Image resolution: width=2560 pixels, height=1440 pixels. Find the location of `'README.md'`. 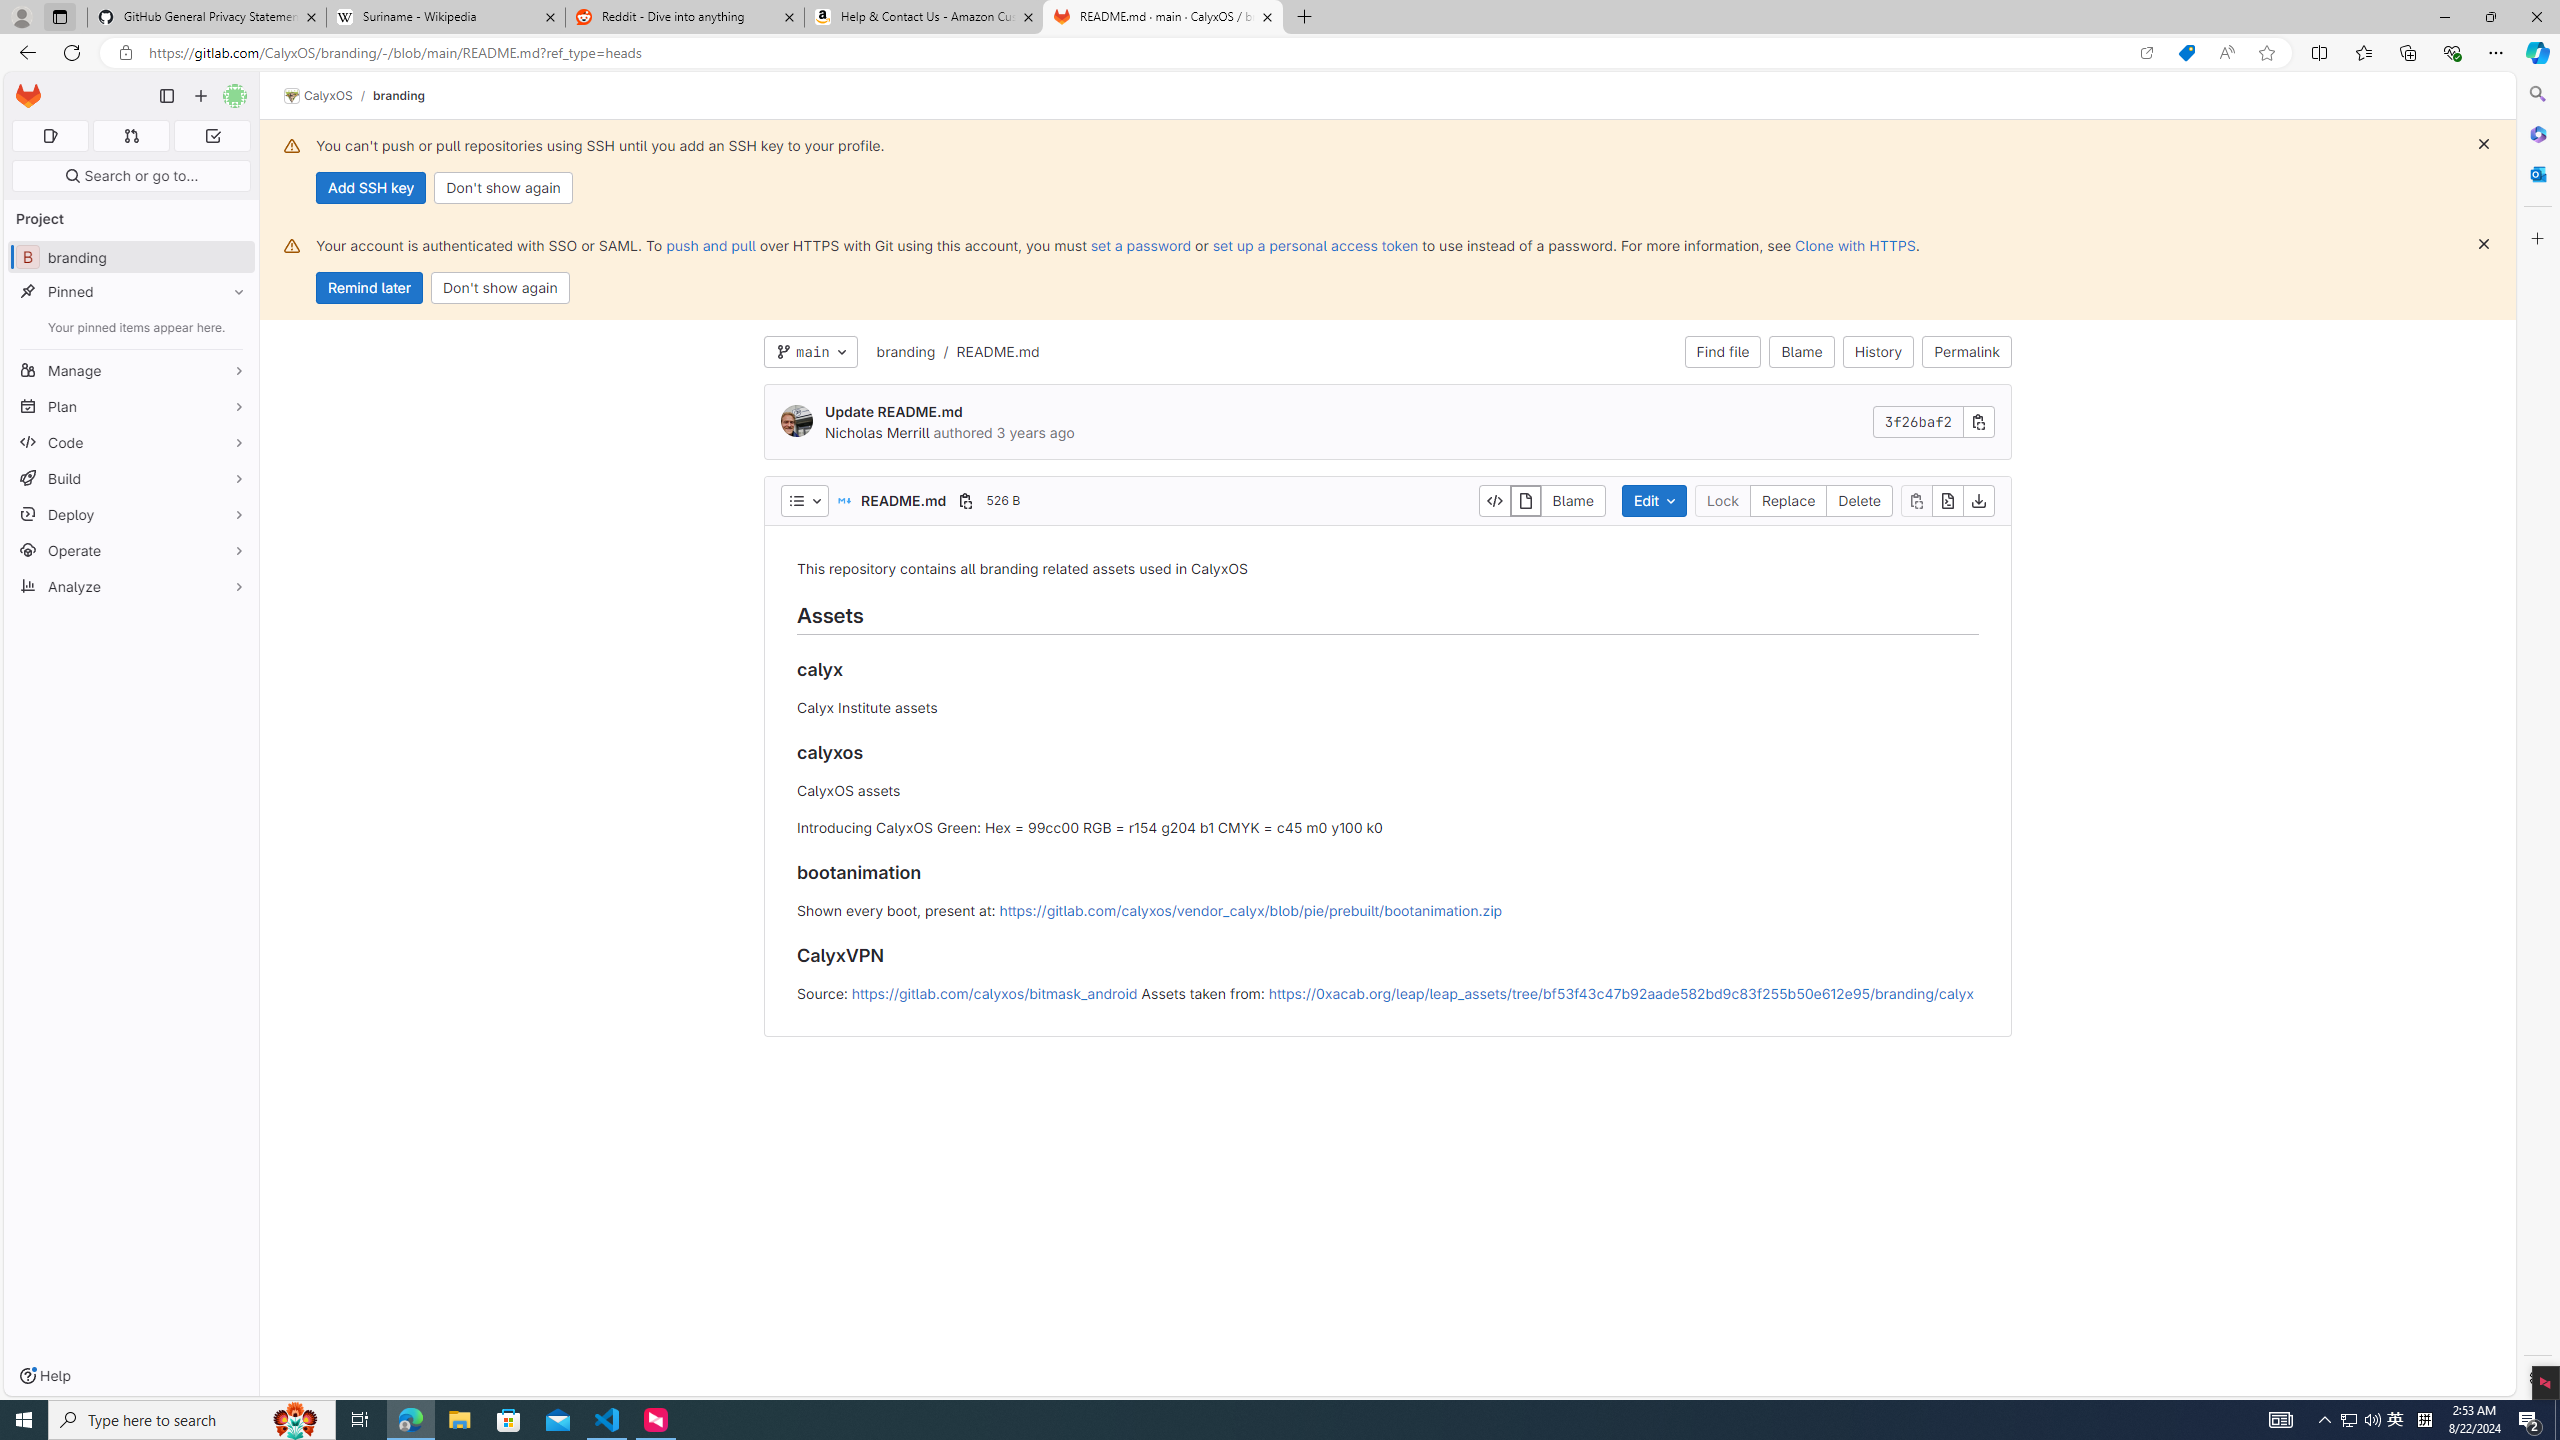

'README.md' is located at coordinates (996, 351).